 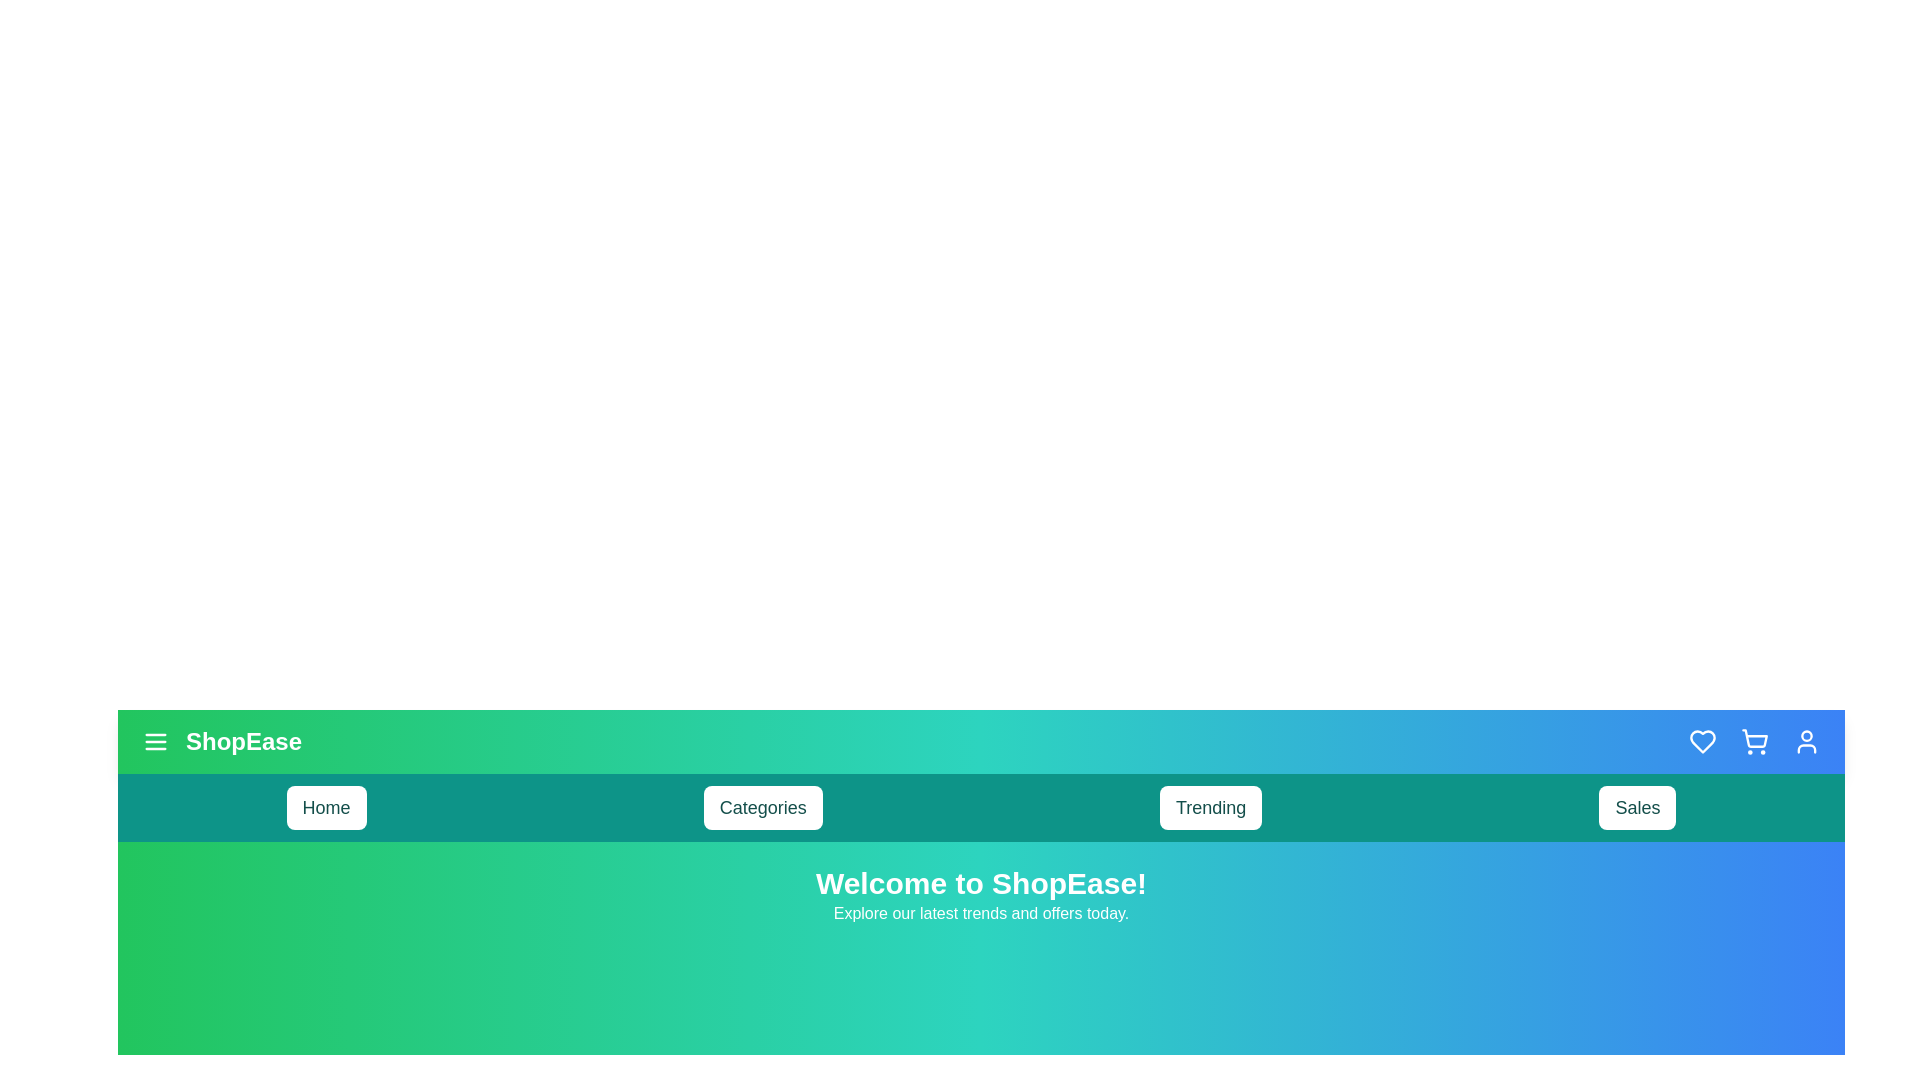 I want to click on the navigation item Sales, so click(x=1637, y=806).